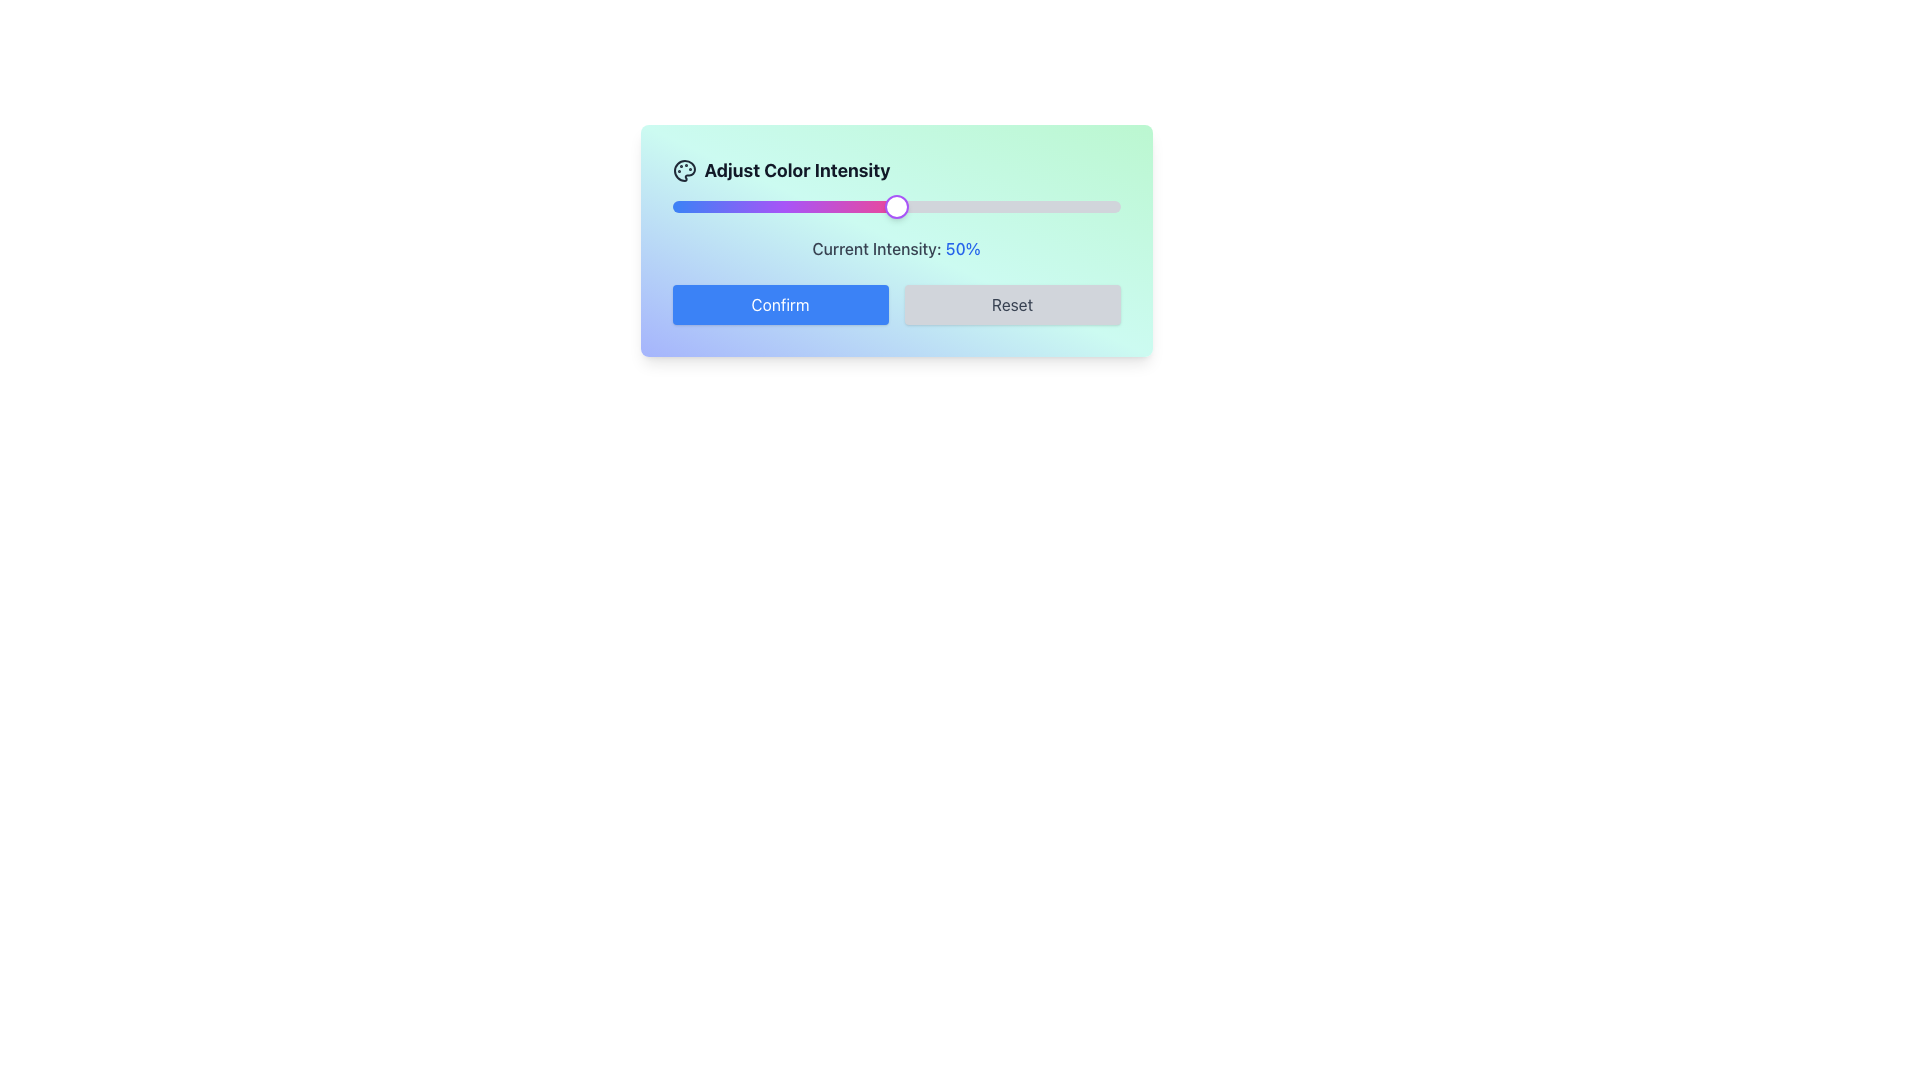 The image size is (1920, 1080). Describe the element at coordinates (909, 207) in the screenshot. I see `the intensity` at that location.